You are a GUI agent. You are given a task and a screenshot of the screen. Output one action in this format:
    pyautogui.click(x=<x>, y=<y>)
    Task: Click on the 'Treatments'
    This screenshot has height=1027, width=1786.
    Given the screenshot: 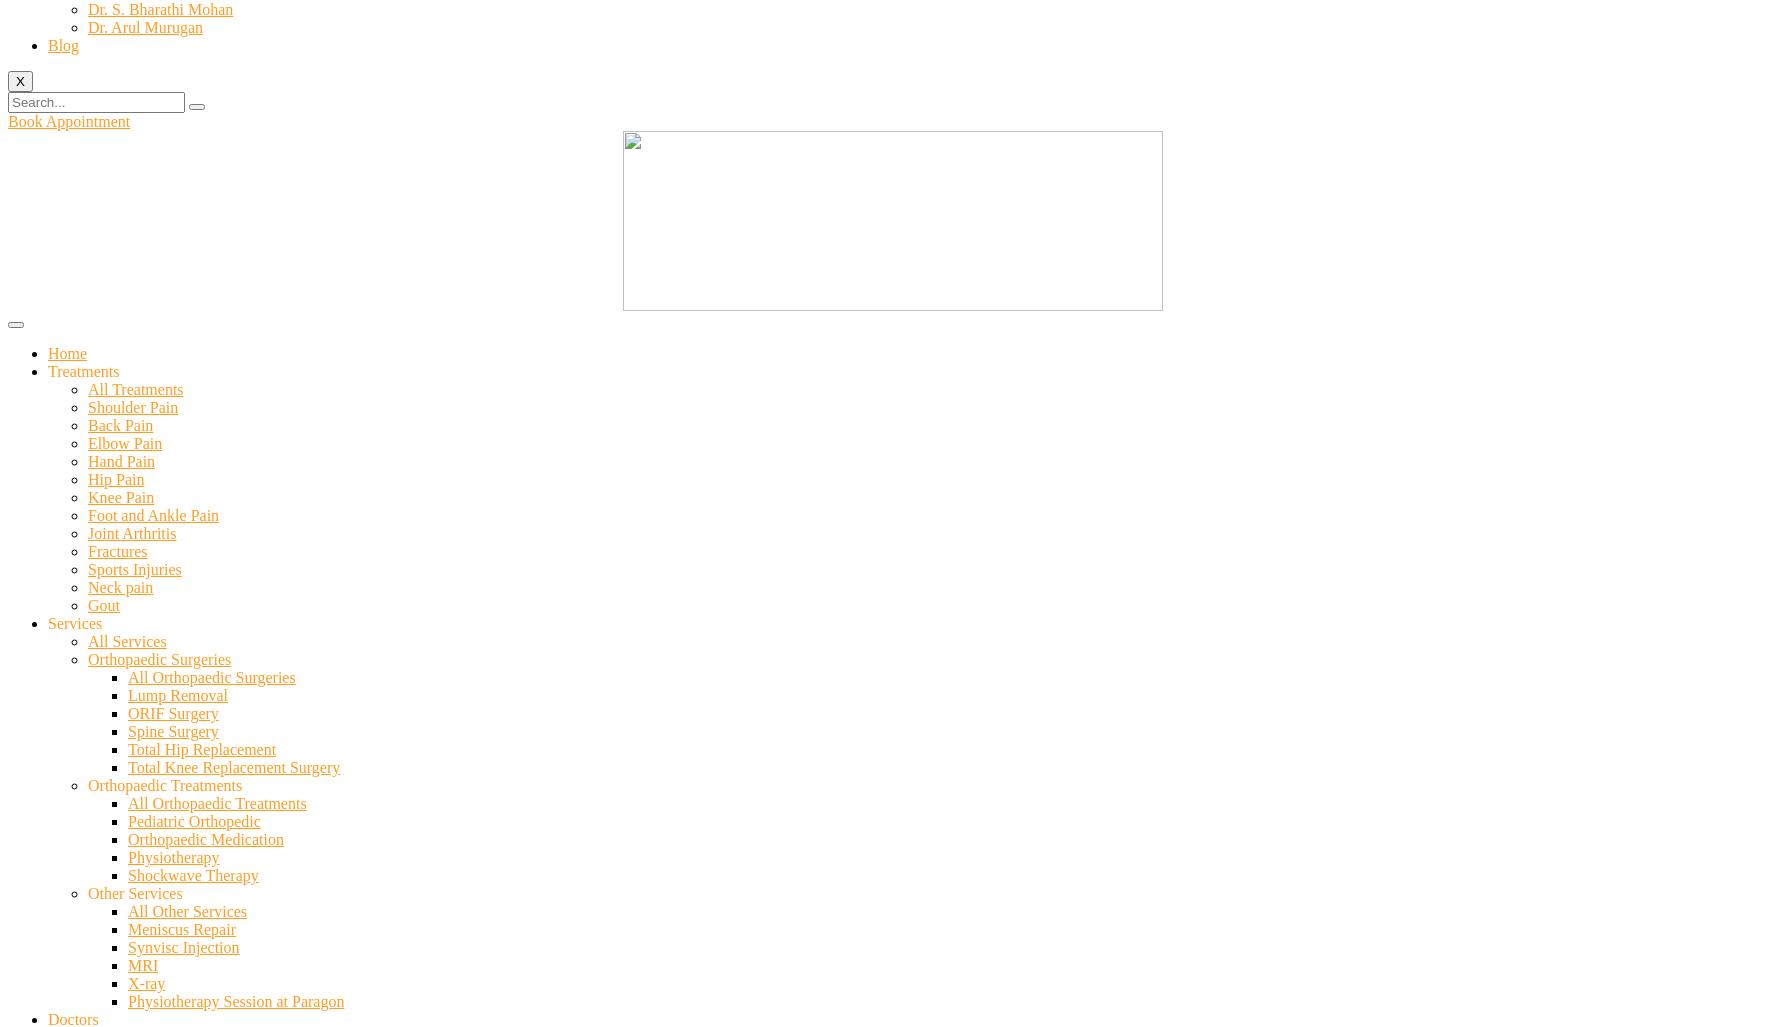 What is the action you would take?
    pyautogui.click(x=83, y=371)
    